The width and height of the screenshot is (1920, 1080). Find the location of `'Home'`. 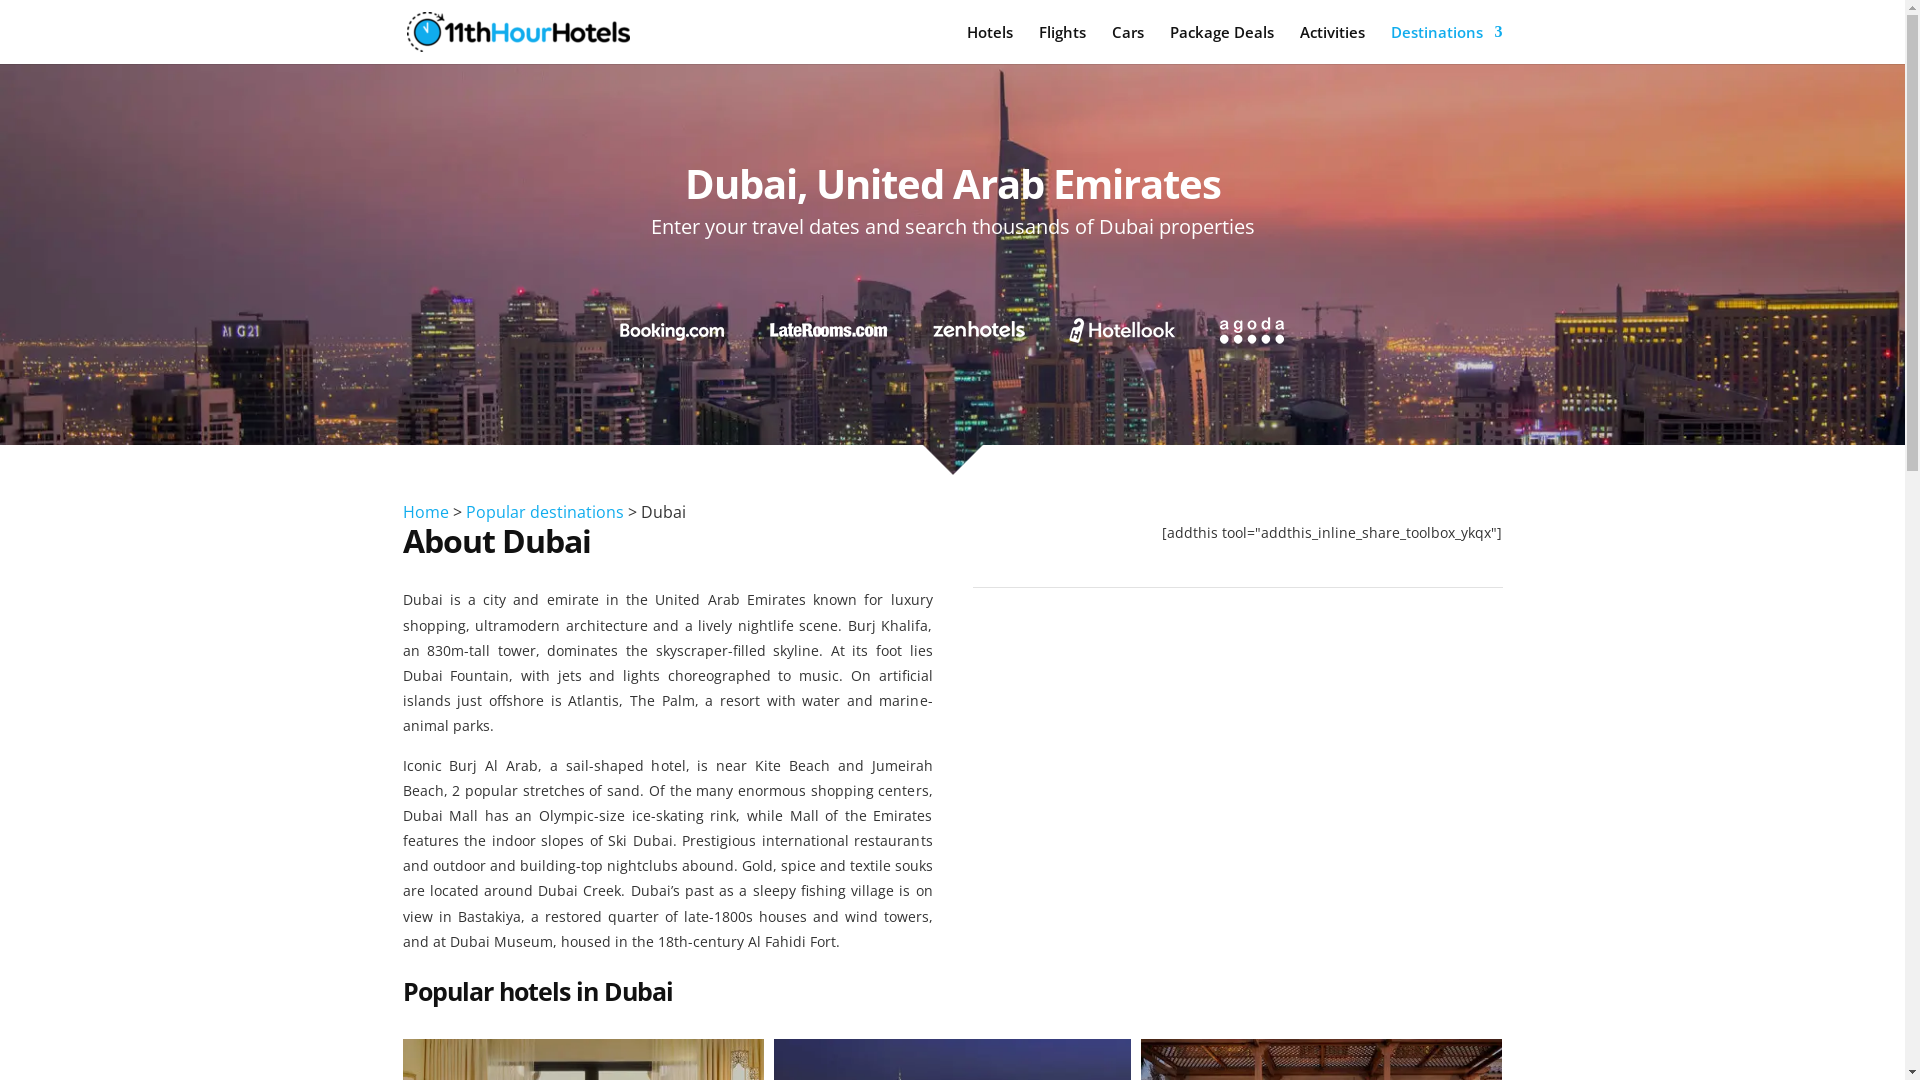

'Home' is located at coordinates (424, 511).